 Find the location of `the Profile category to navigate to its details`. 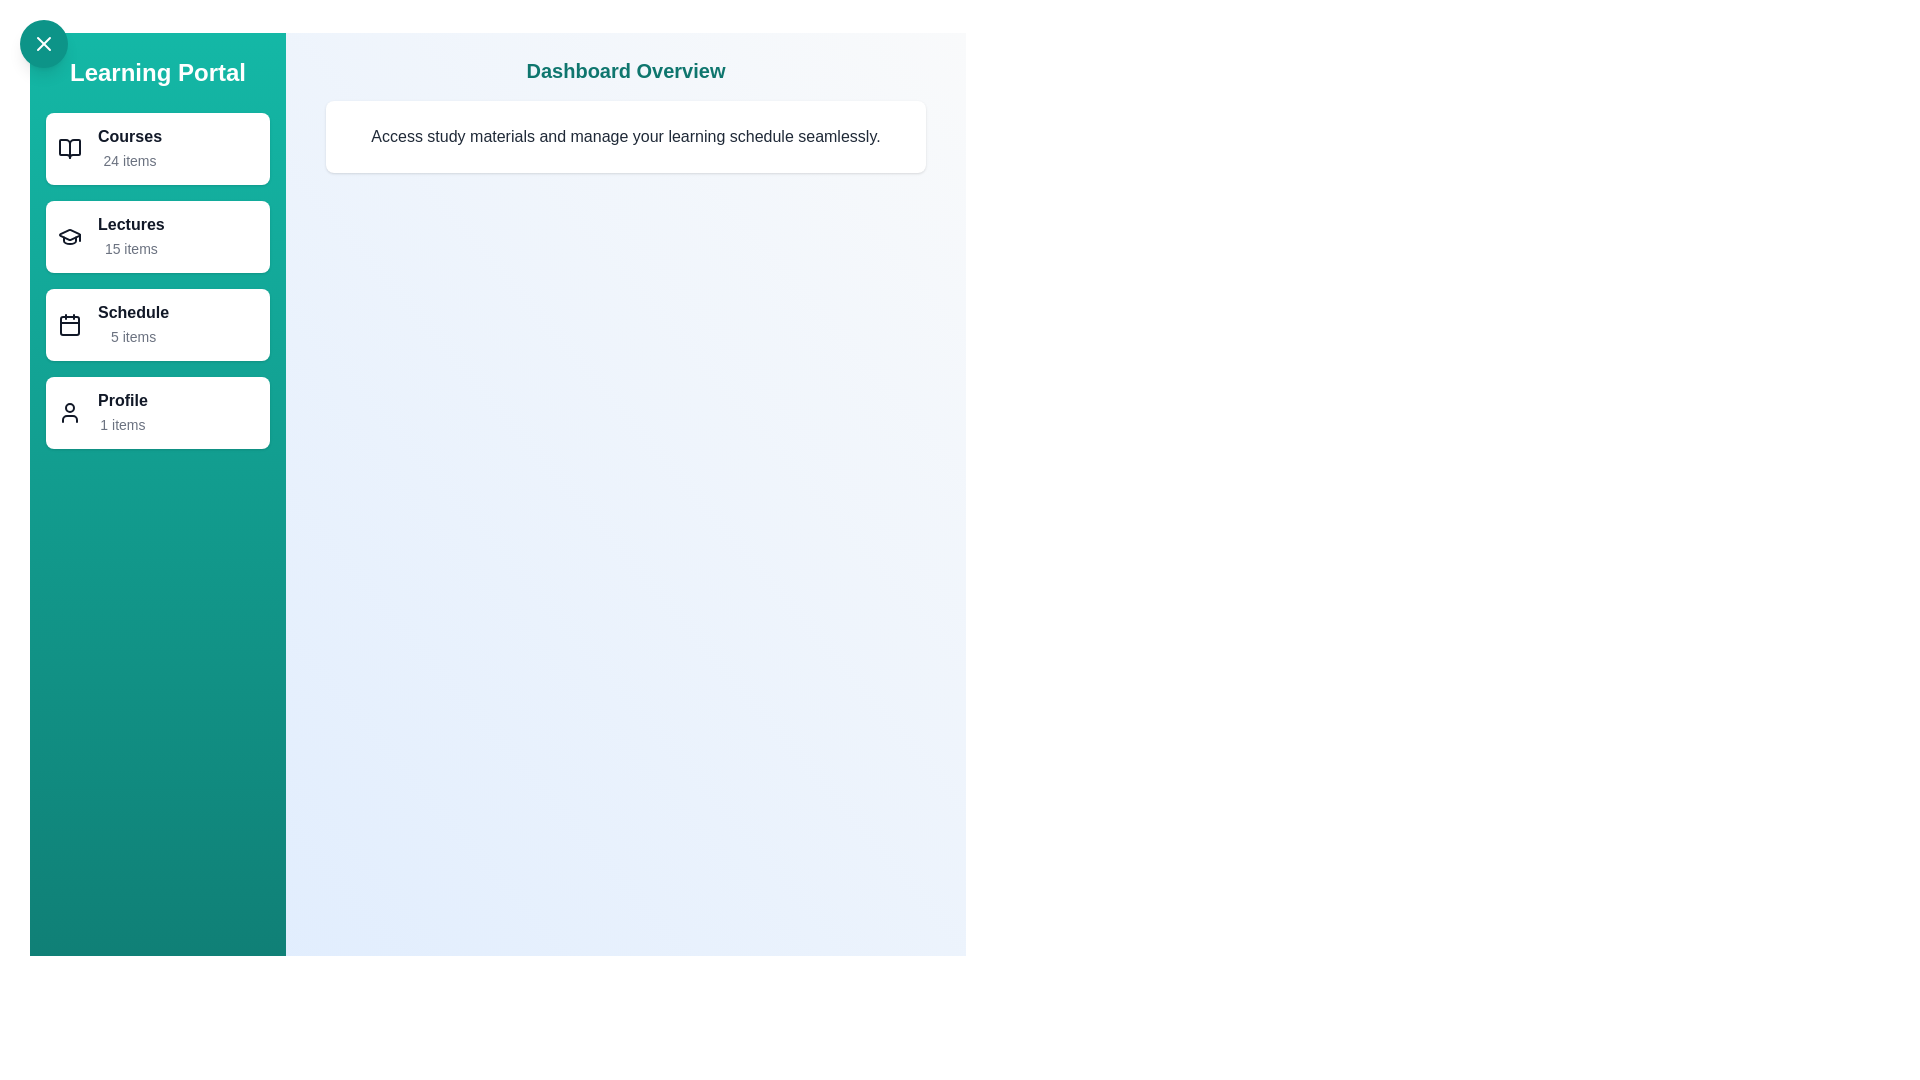

the Profile category to navigate to its details is located at coordinates (157, 411).